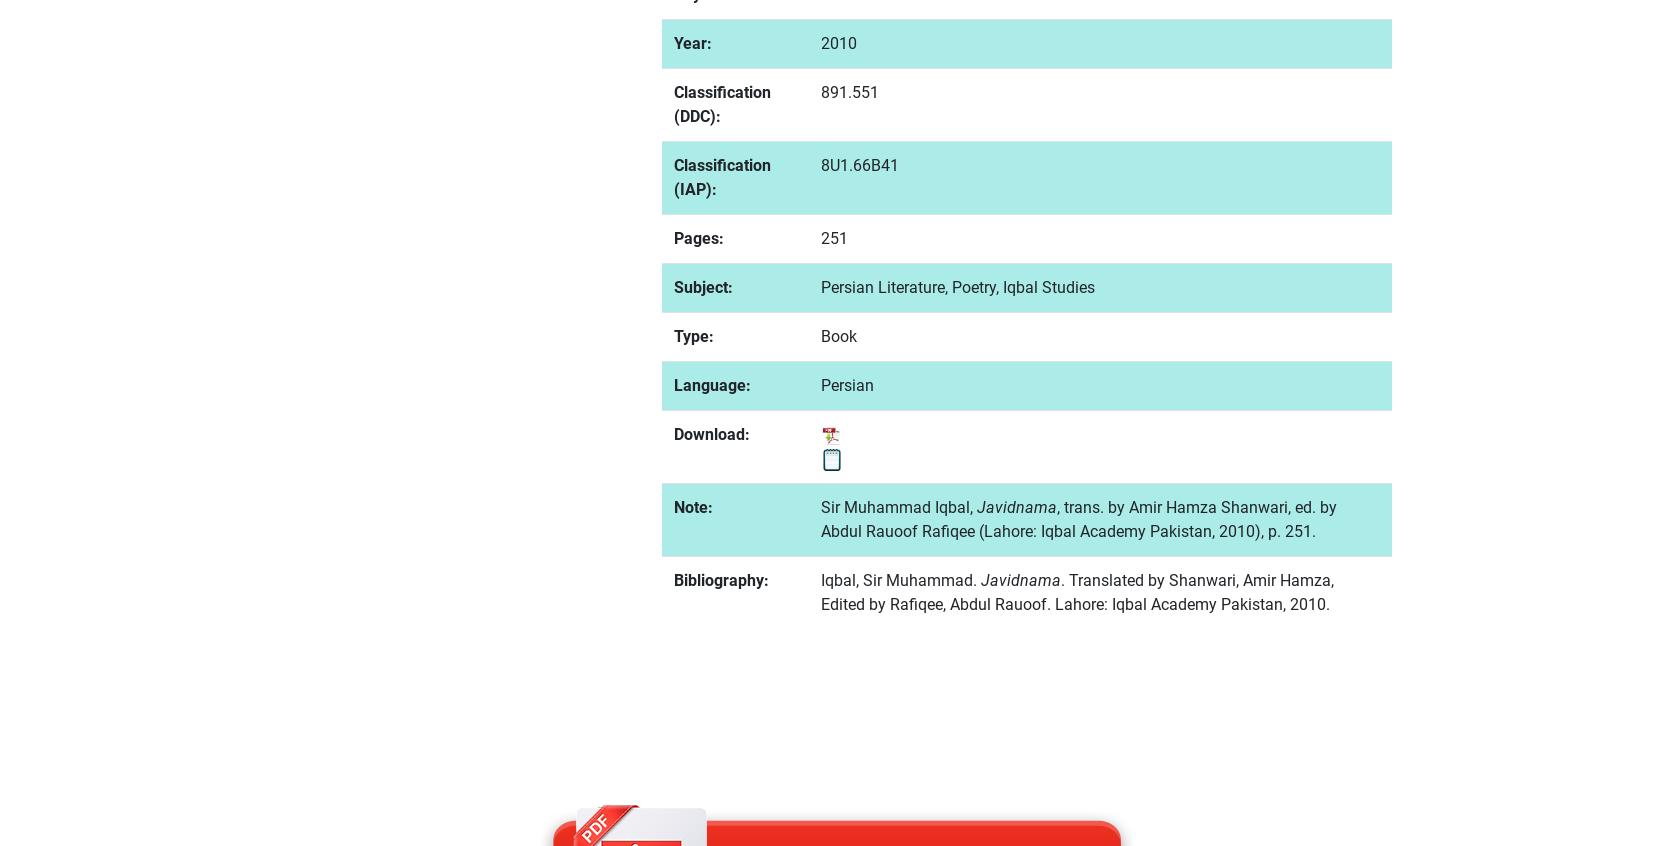 This screenshot has width=1674, height=846. I want to click on 'Year:', so click(673, 41).